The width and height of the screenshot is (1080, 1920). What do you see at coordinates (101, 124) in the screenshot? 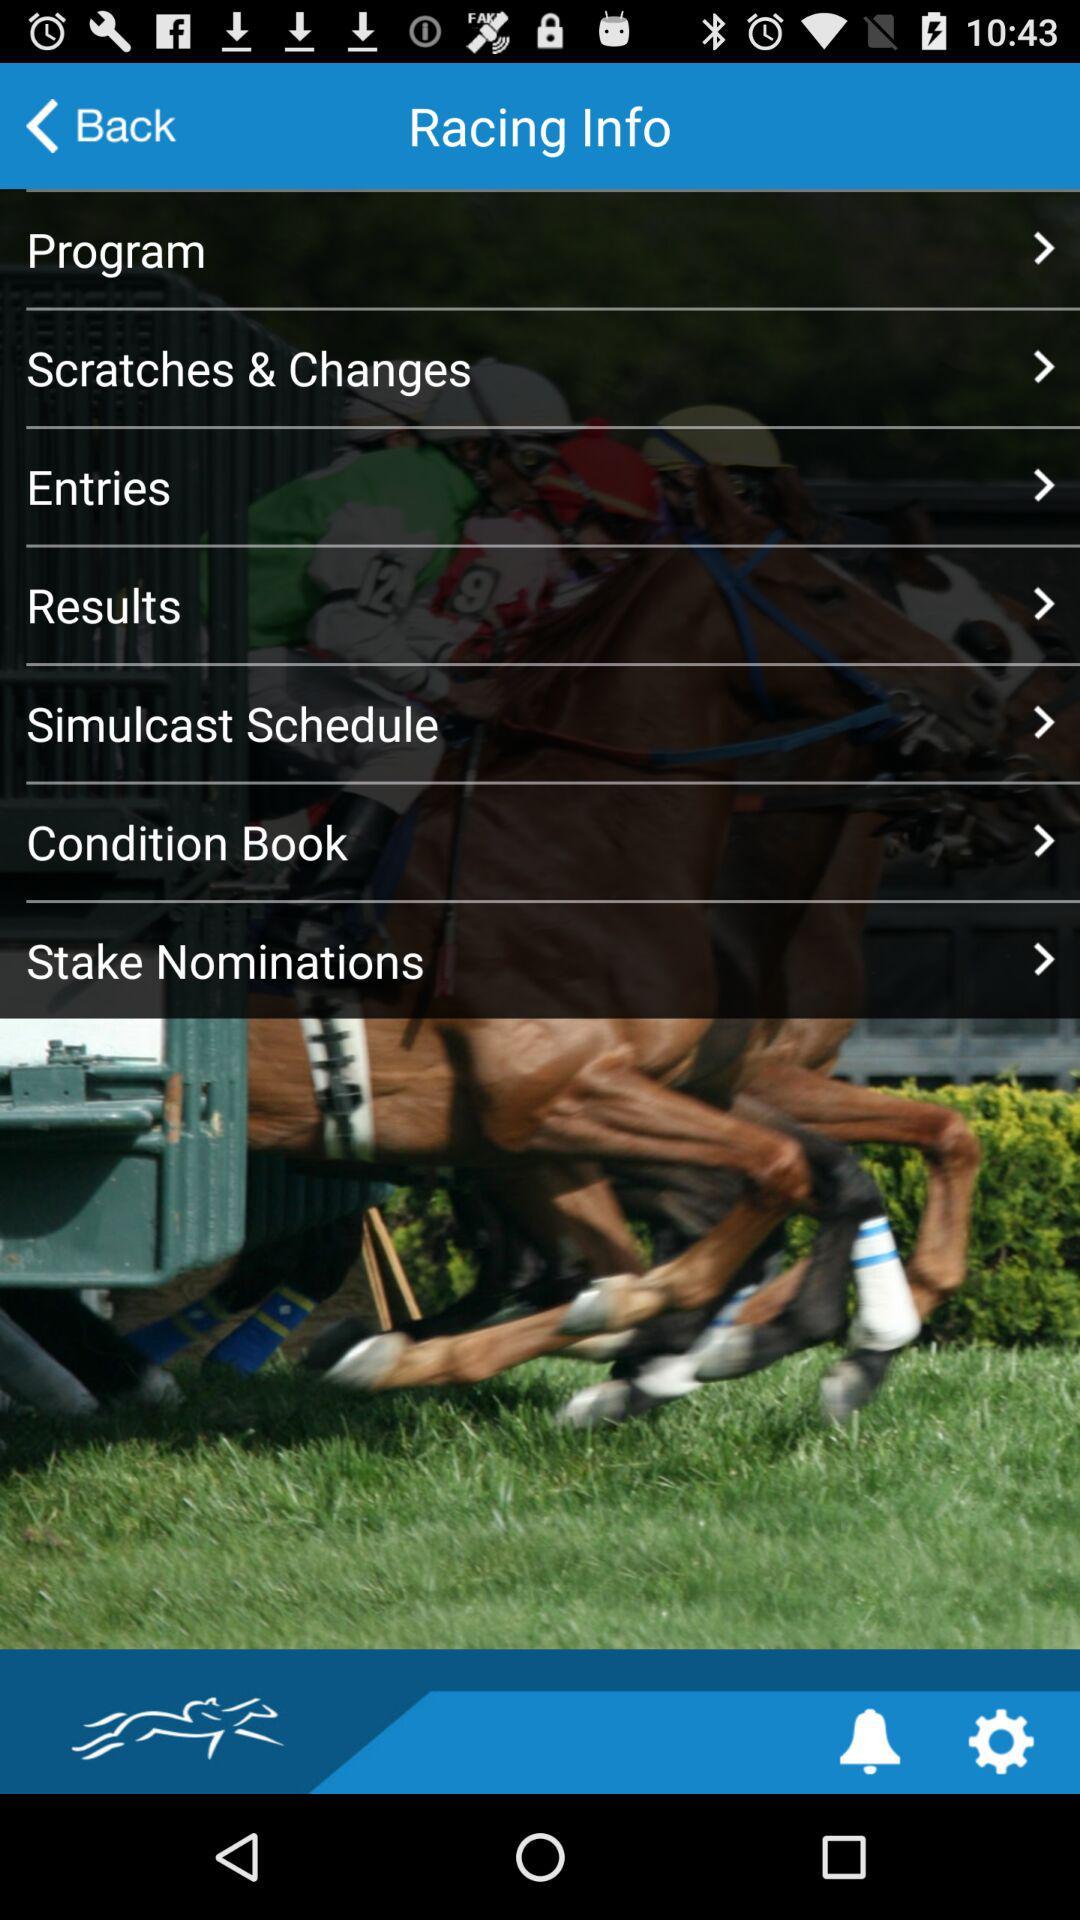
I see `the icon at the top left corner` at bounding box center [101, 124].